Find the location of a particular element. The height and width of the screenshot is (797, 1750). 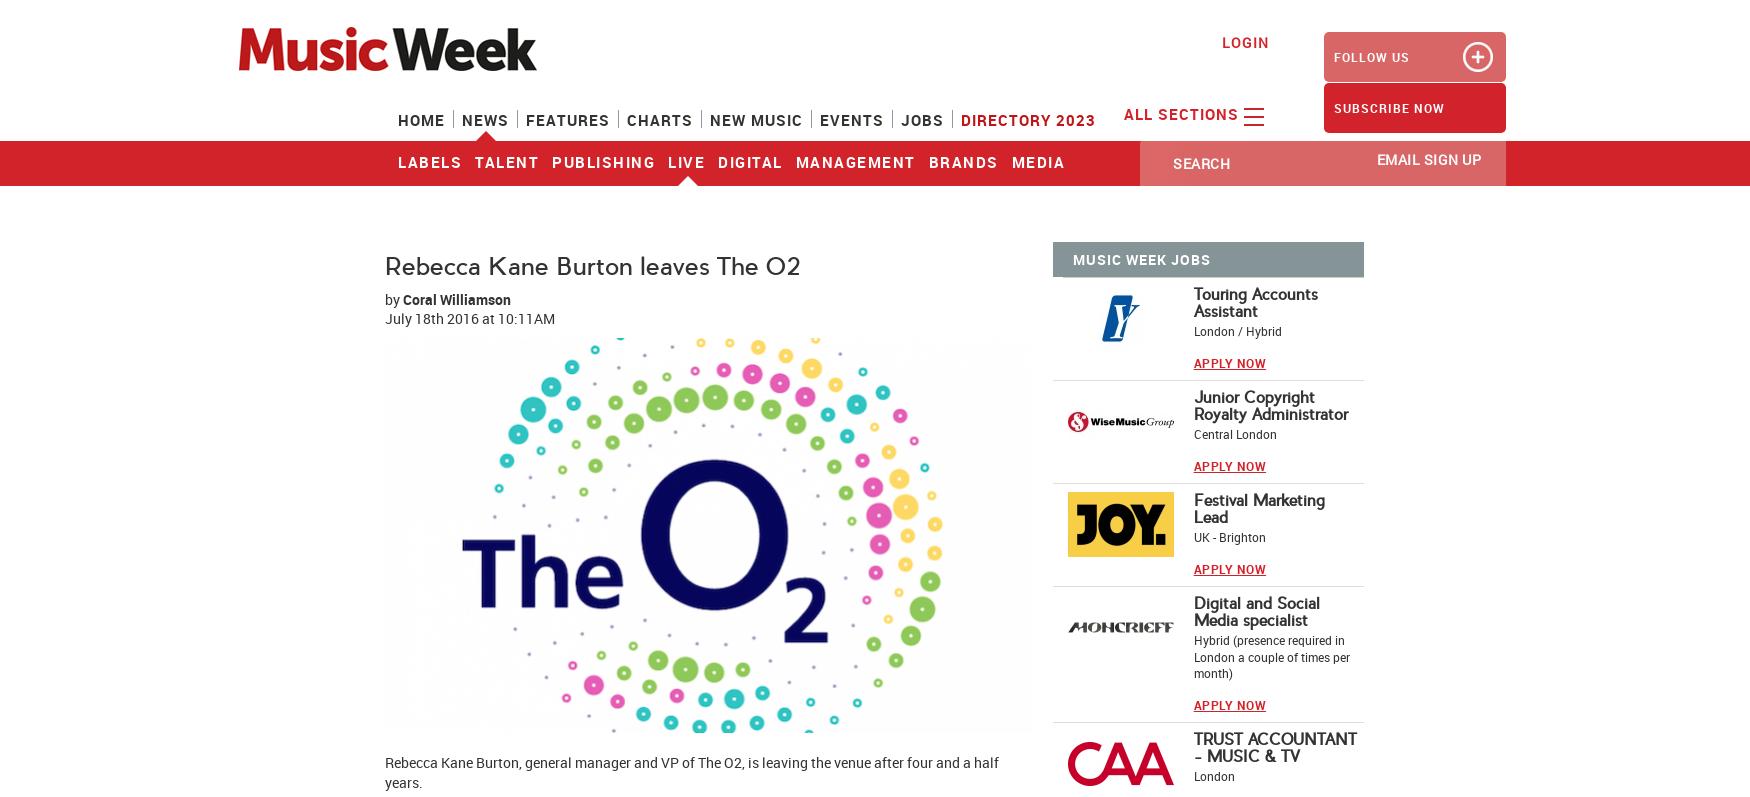

'TRUST ACCOUNTANT - MUSIC & TV' is located at coordinates (1273, 746).